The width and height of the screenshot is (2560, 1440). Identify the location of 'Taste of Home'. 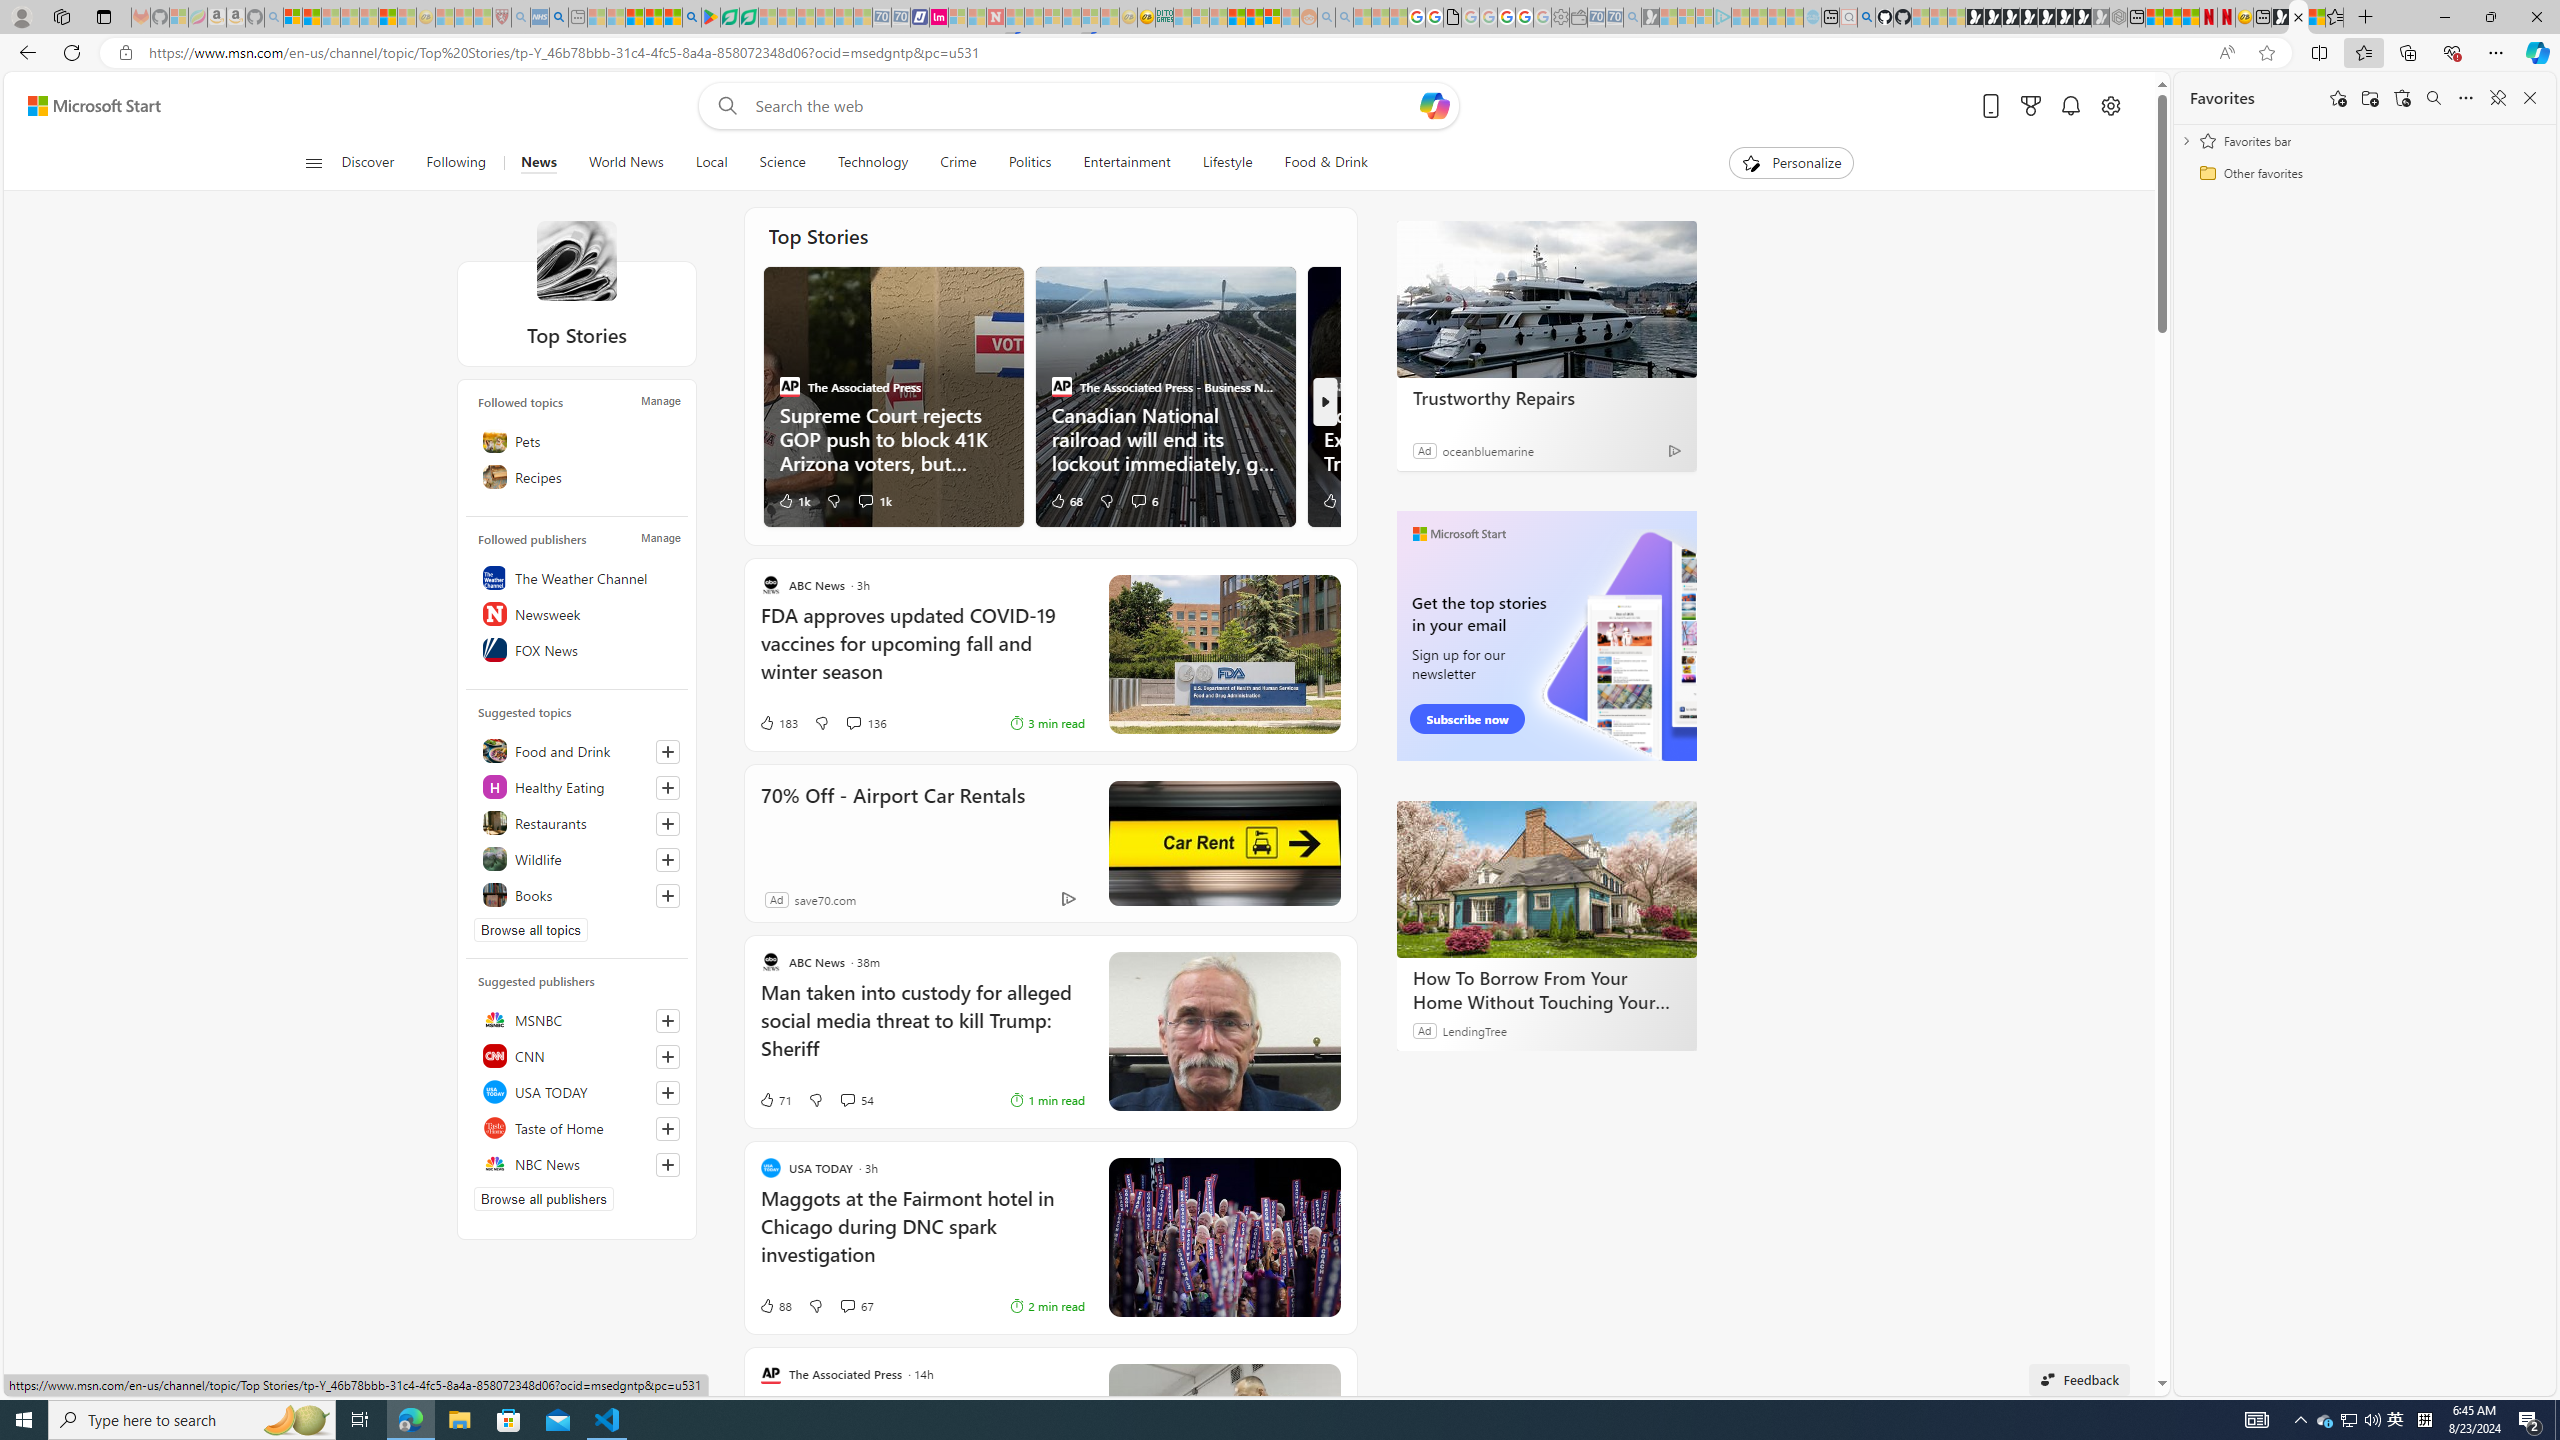
(575, 1127).